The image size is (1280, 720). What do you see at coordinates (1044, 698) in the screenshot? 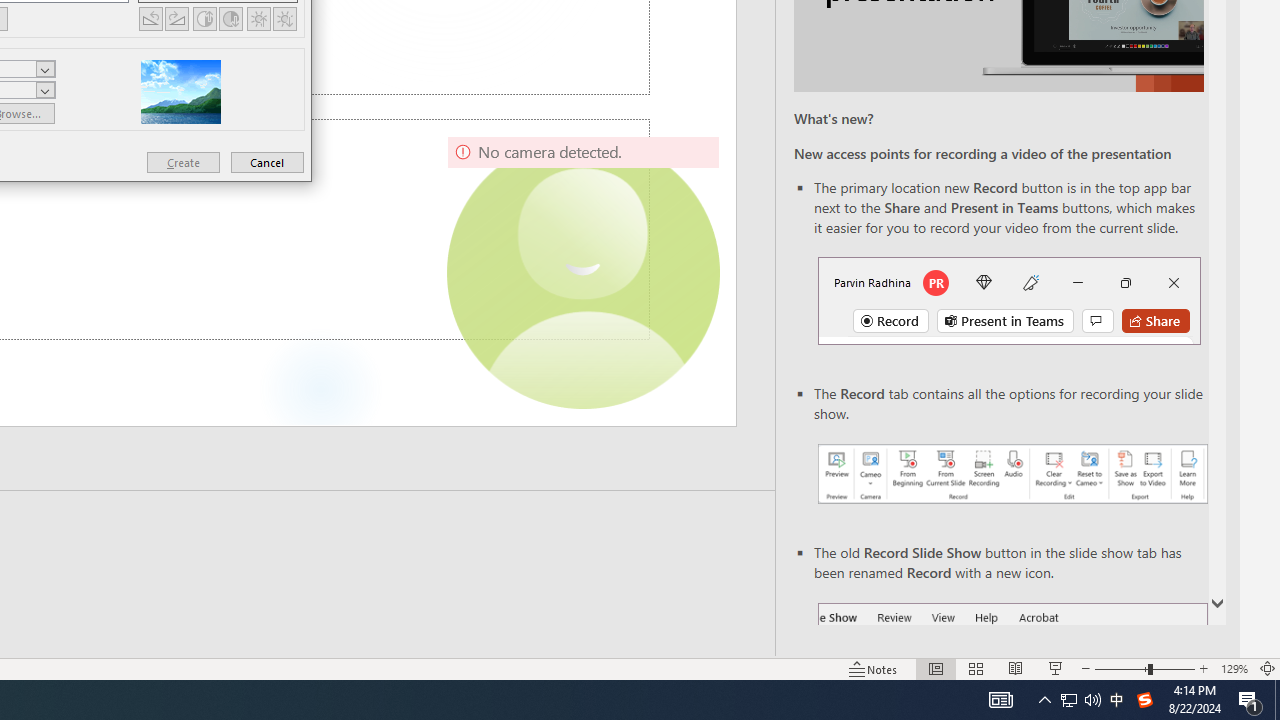
I see `'Notification Chevron'` at bounding box center [1044, 698].